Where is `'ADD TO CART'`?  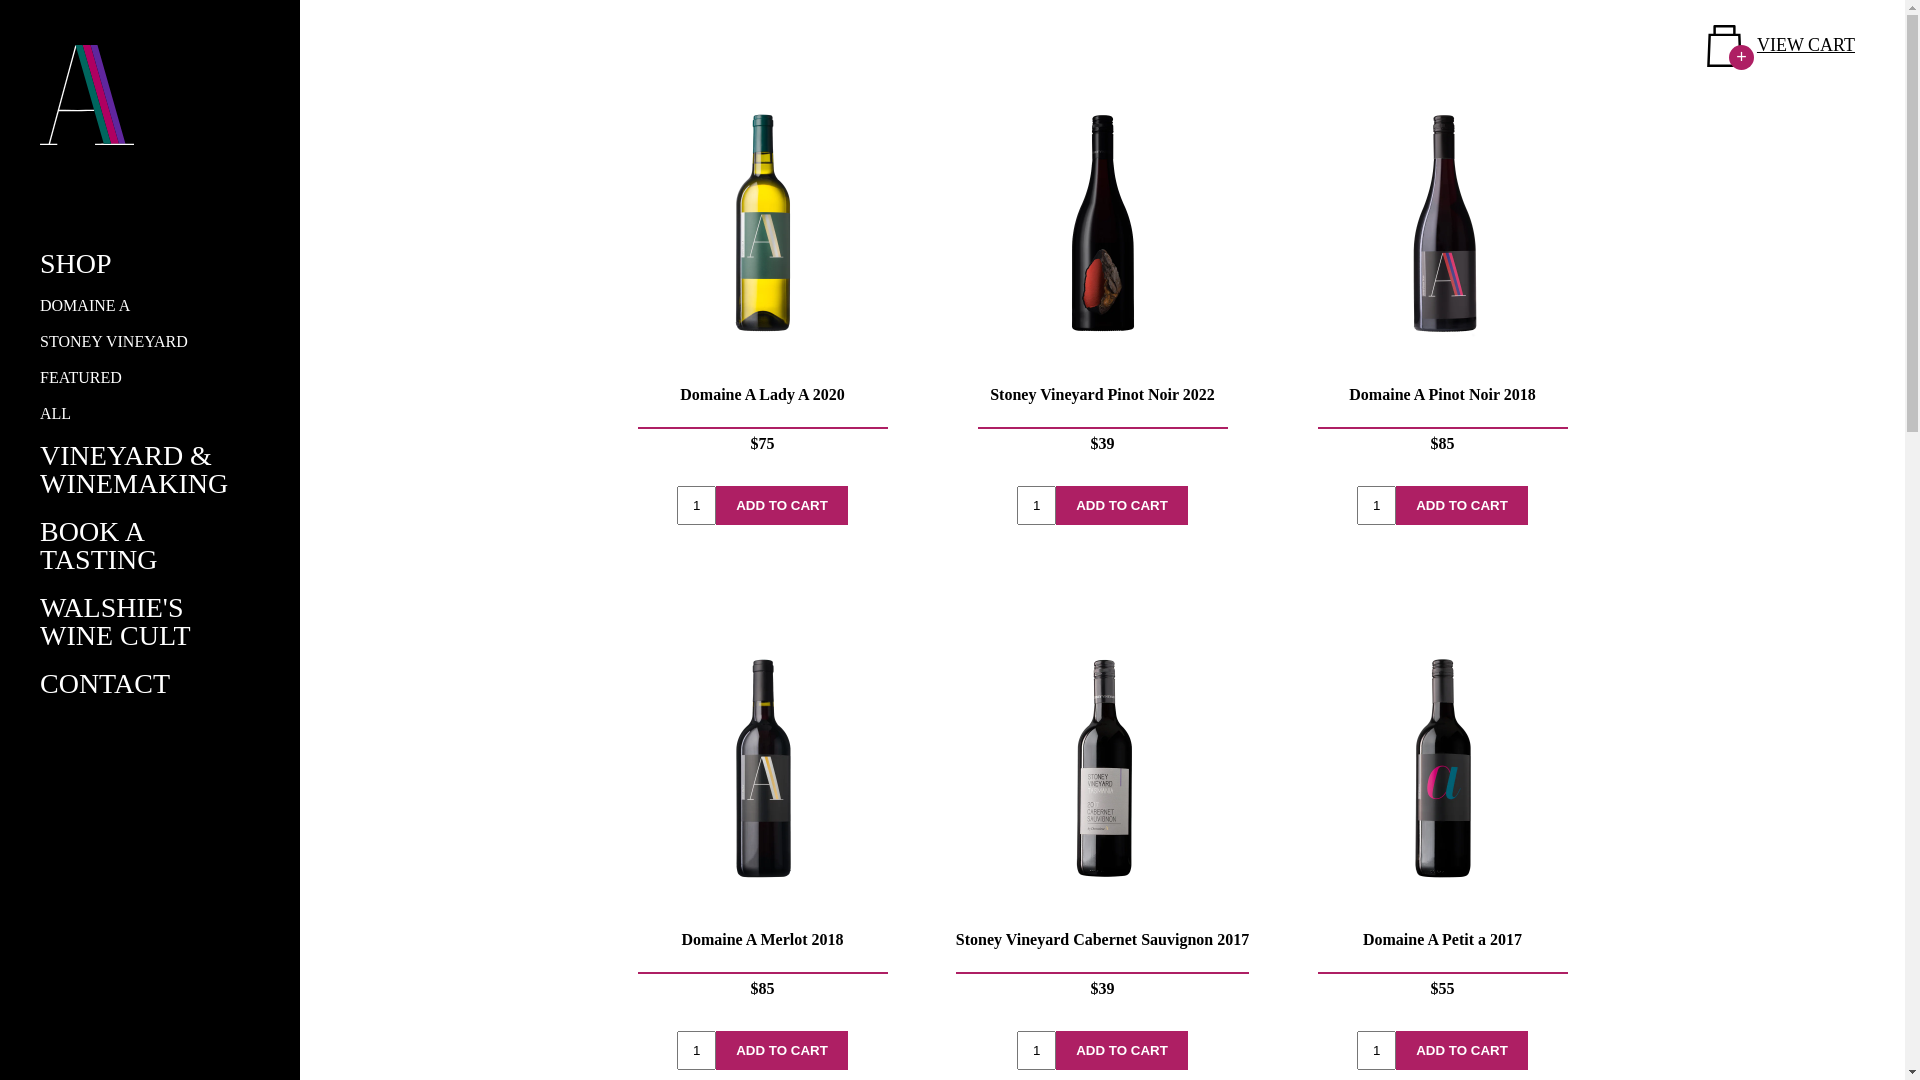 'ADD TO CART' is located at coordinates (1462, 504).